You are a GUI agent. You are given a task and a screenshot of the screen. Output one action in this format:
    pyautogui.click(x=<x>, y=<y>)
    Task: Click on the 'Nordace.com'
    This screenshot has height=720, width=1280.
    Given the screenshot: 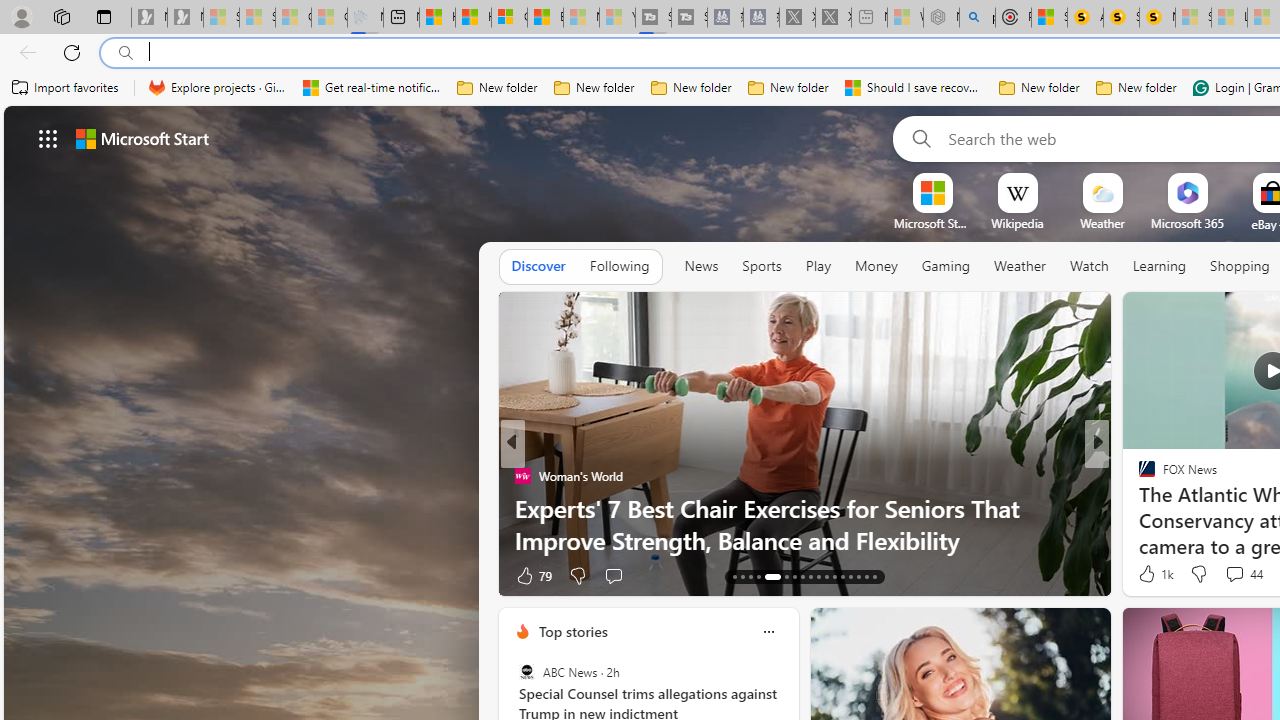 What is the action you would take?
    pyautogui.click(x=1166, y=506)
    